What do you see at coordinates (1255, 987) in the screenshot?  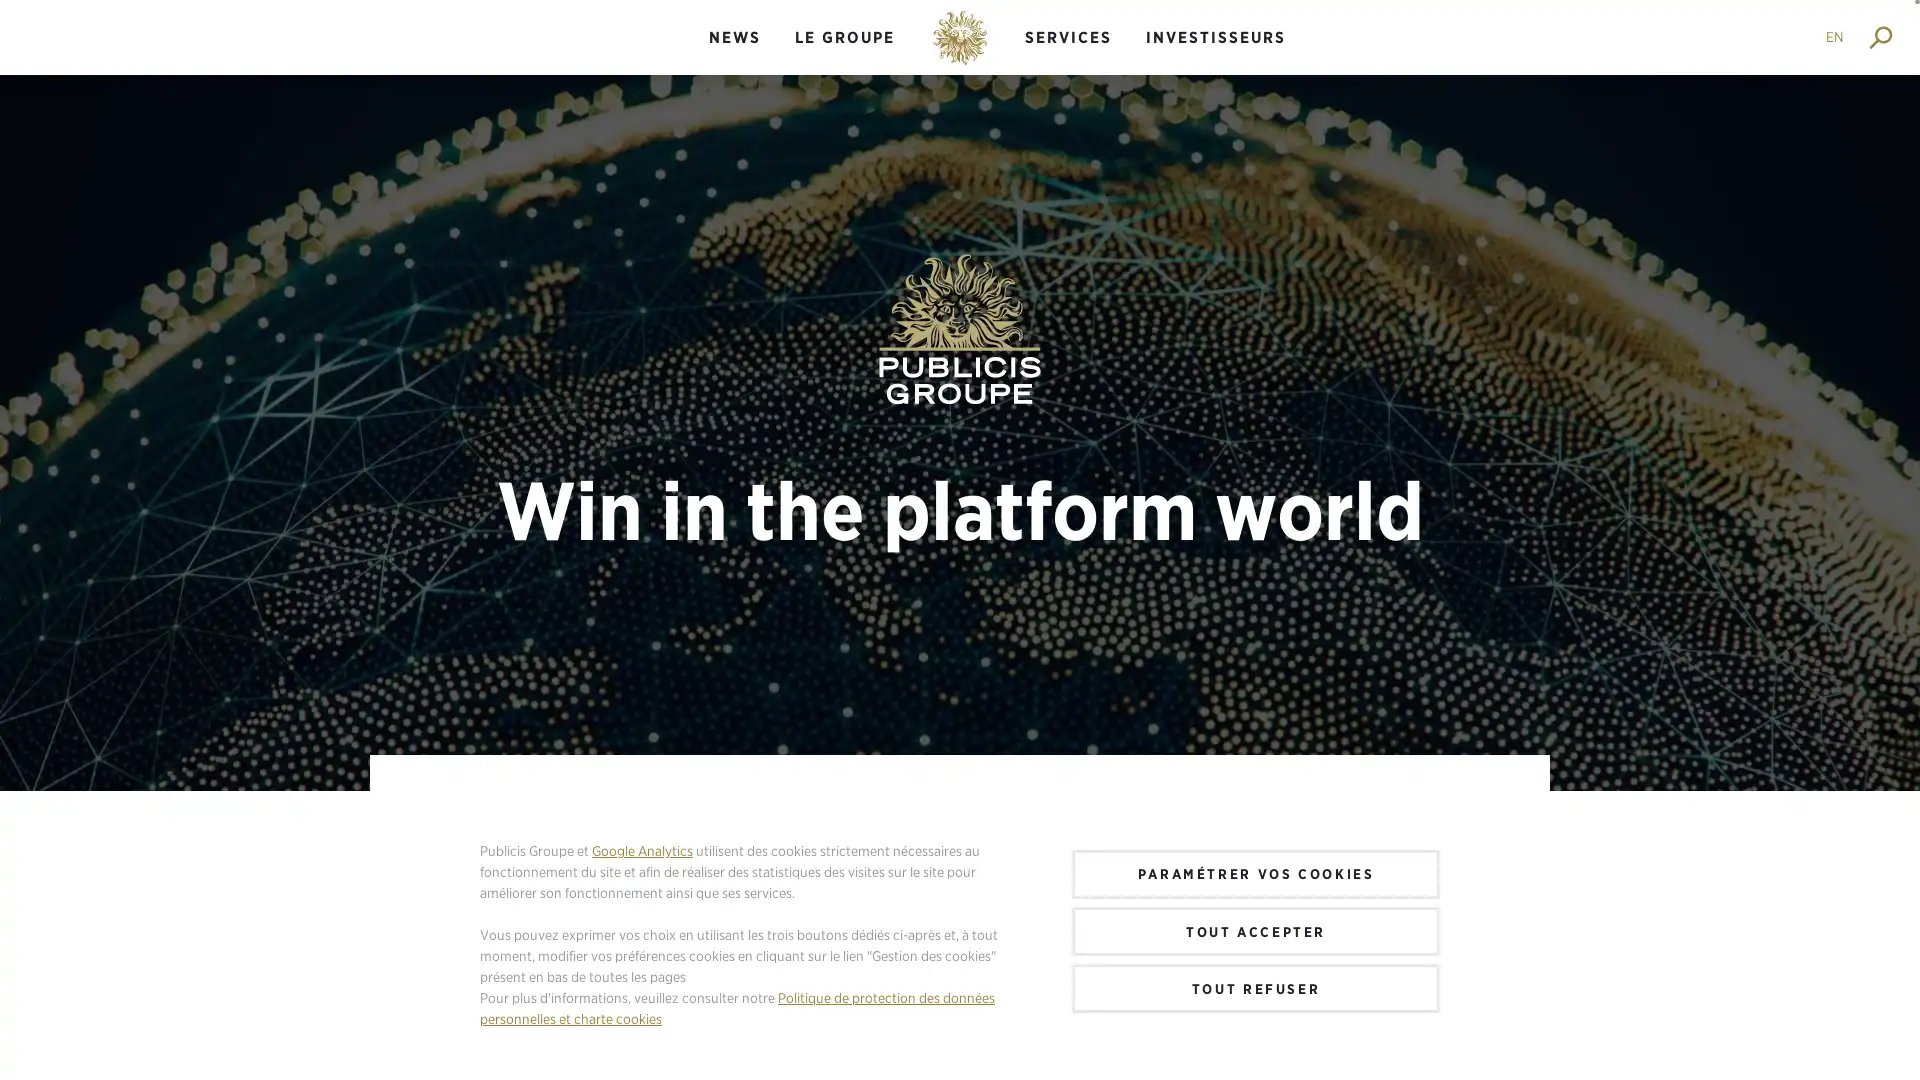 I see `TOUT REFUSER TOUT REFUSER` at bounding box center [1255, 987].